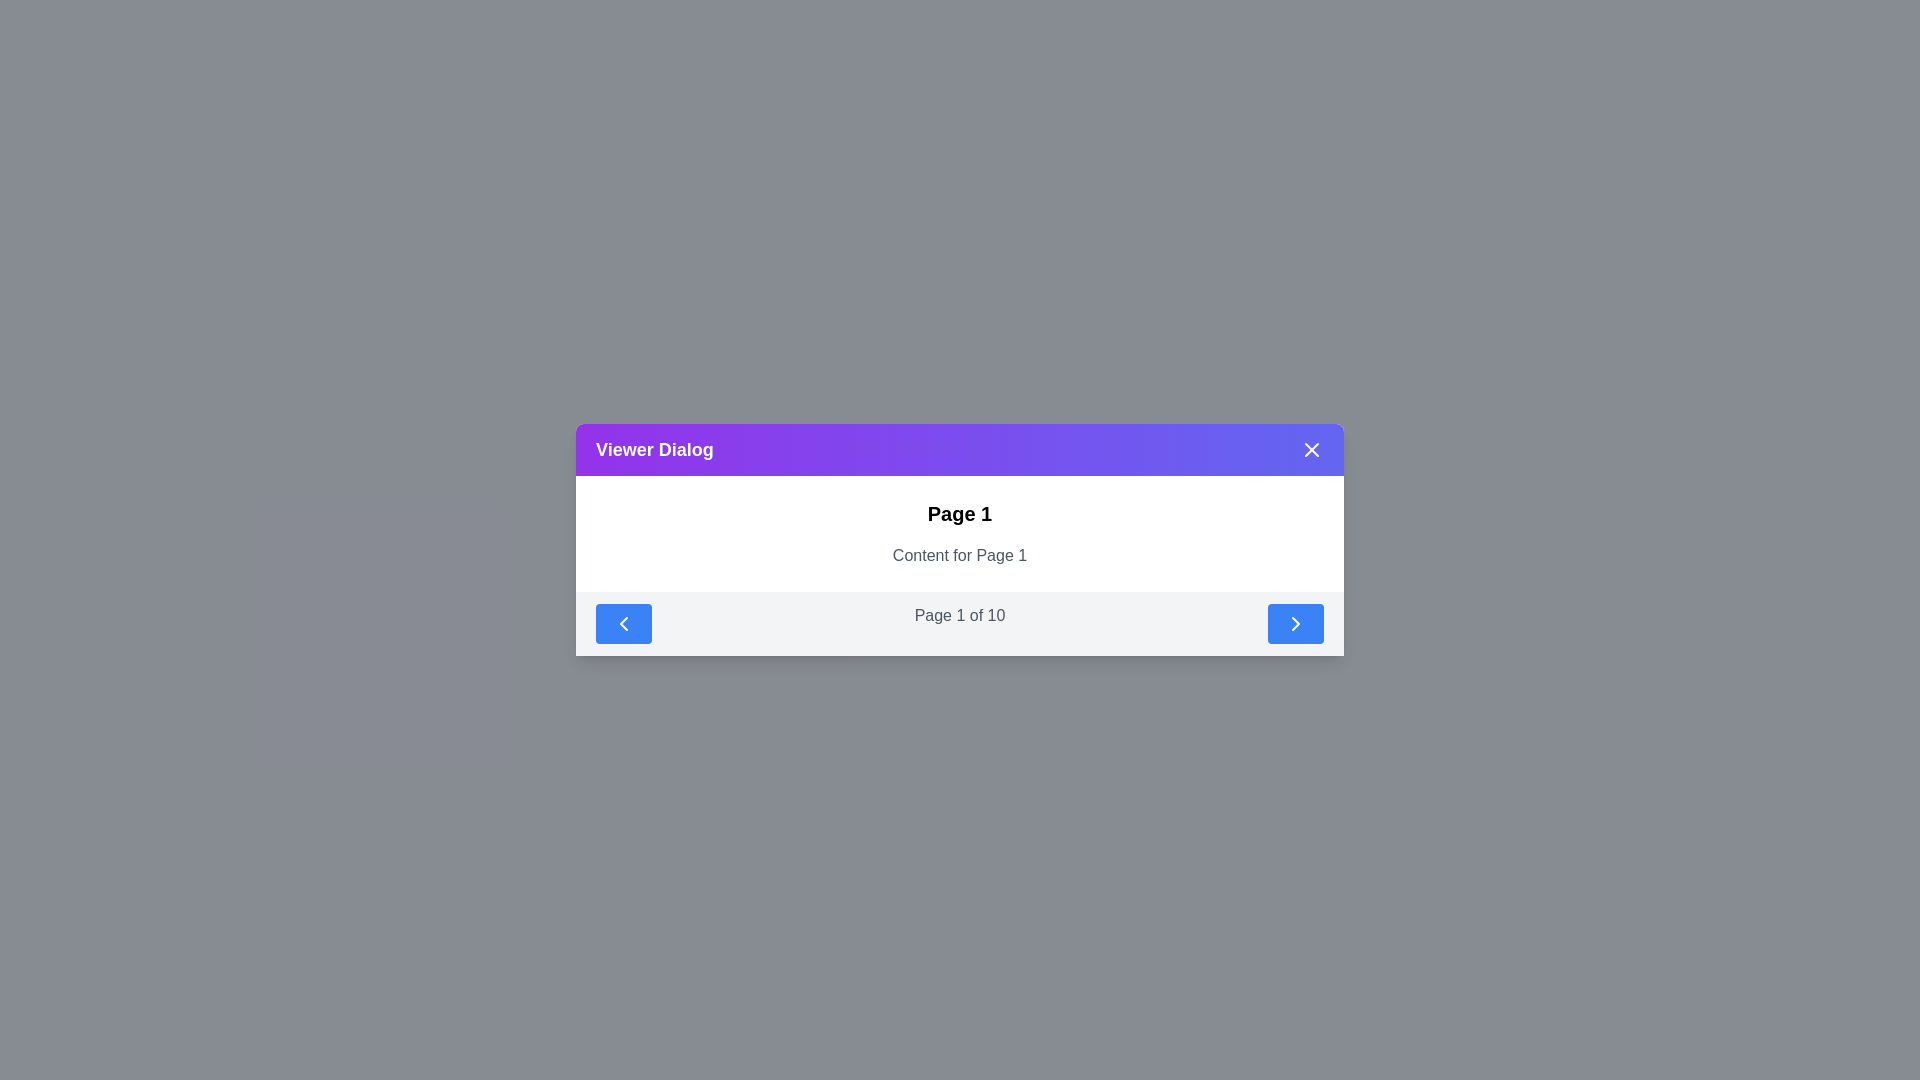  What do you see at coordinates (1311, 450) in the screenshot?
I see `the close button in the top-right corner of the dialog to close it` at bounding box center [1311, 450].